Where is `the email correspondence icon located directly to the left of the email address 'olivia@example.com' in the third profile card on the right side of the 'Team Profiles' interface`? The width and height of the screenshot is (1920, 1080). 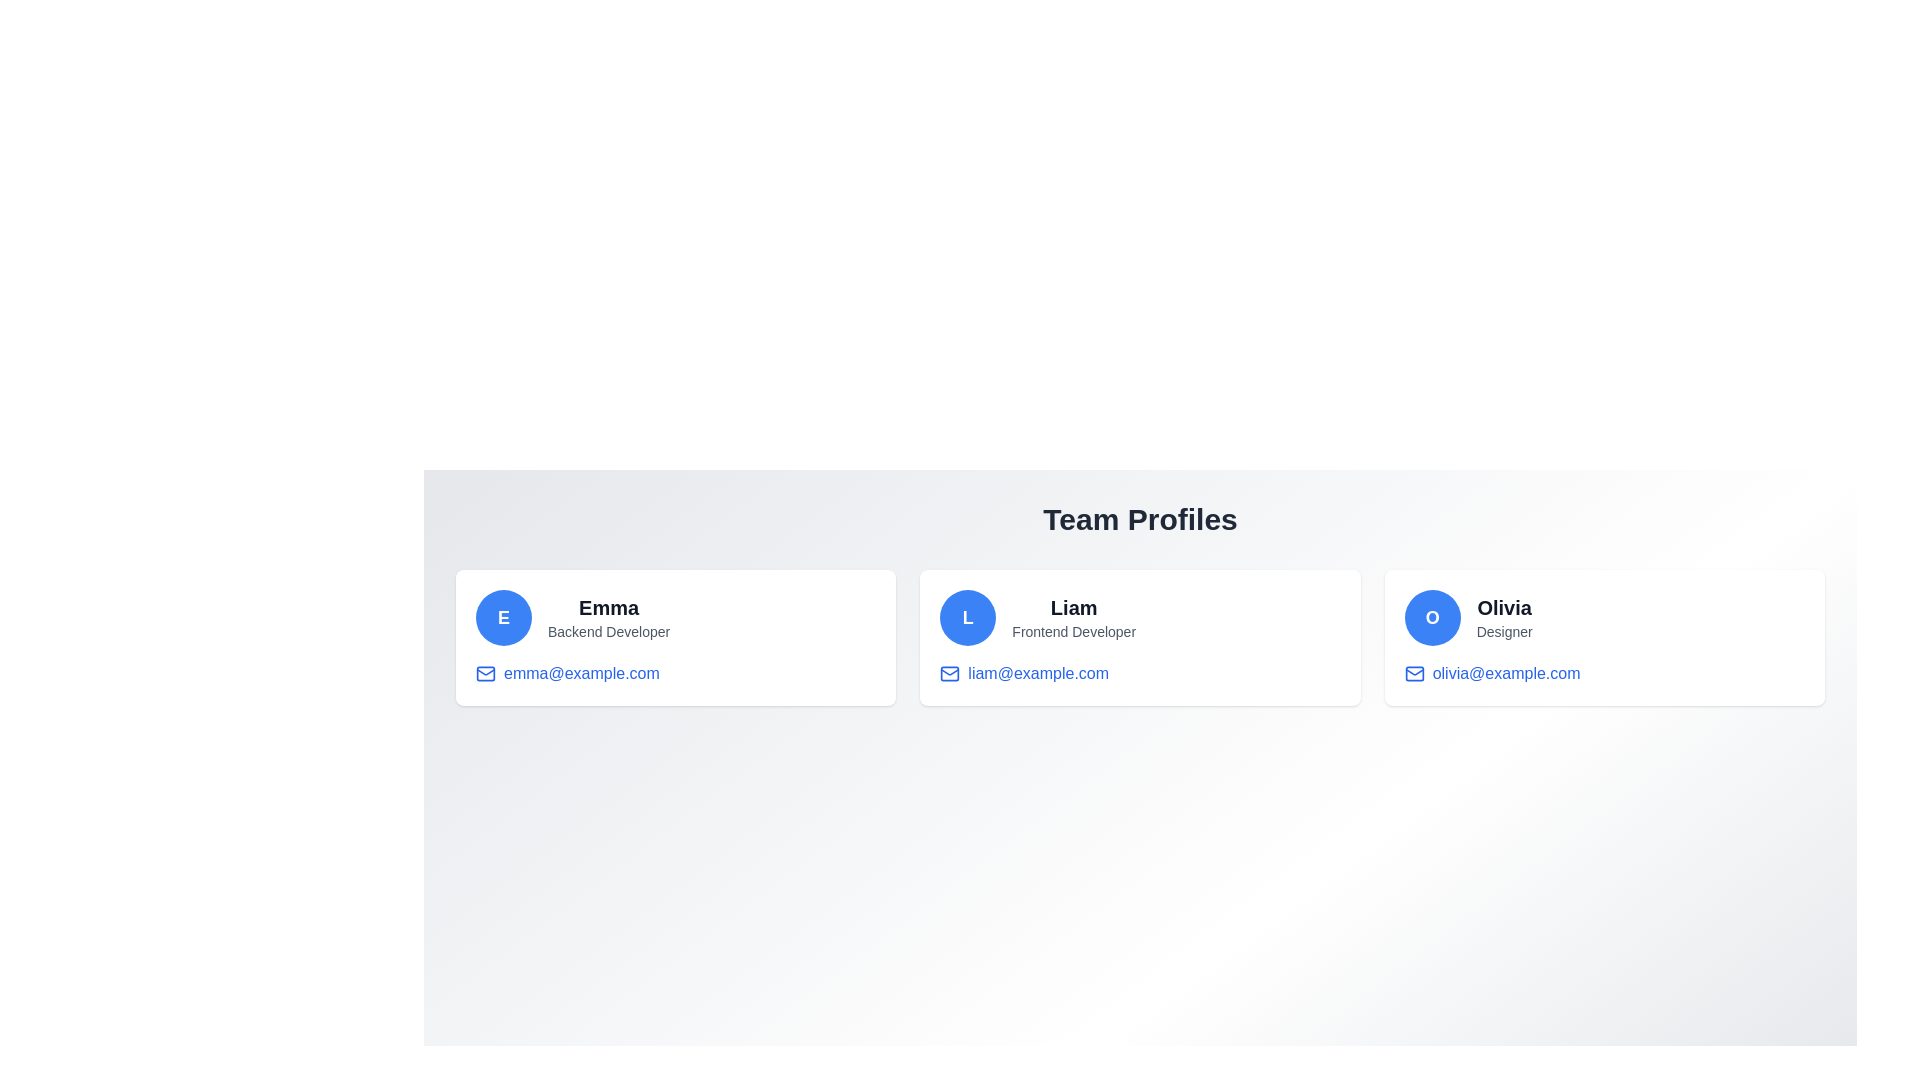 the email correspondence icon located directly to the left of the email address 'olivia@example.com' in the third profile card on the right side of the 'Team Profiles' interface is located at coordinates (1413, 674).